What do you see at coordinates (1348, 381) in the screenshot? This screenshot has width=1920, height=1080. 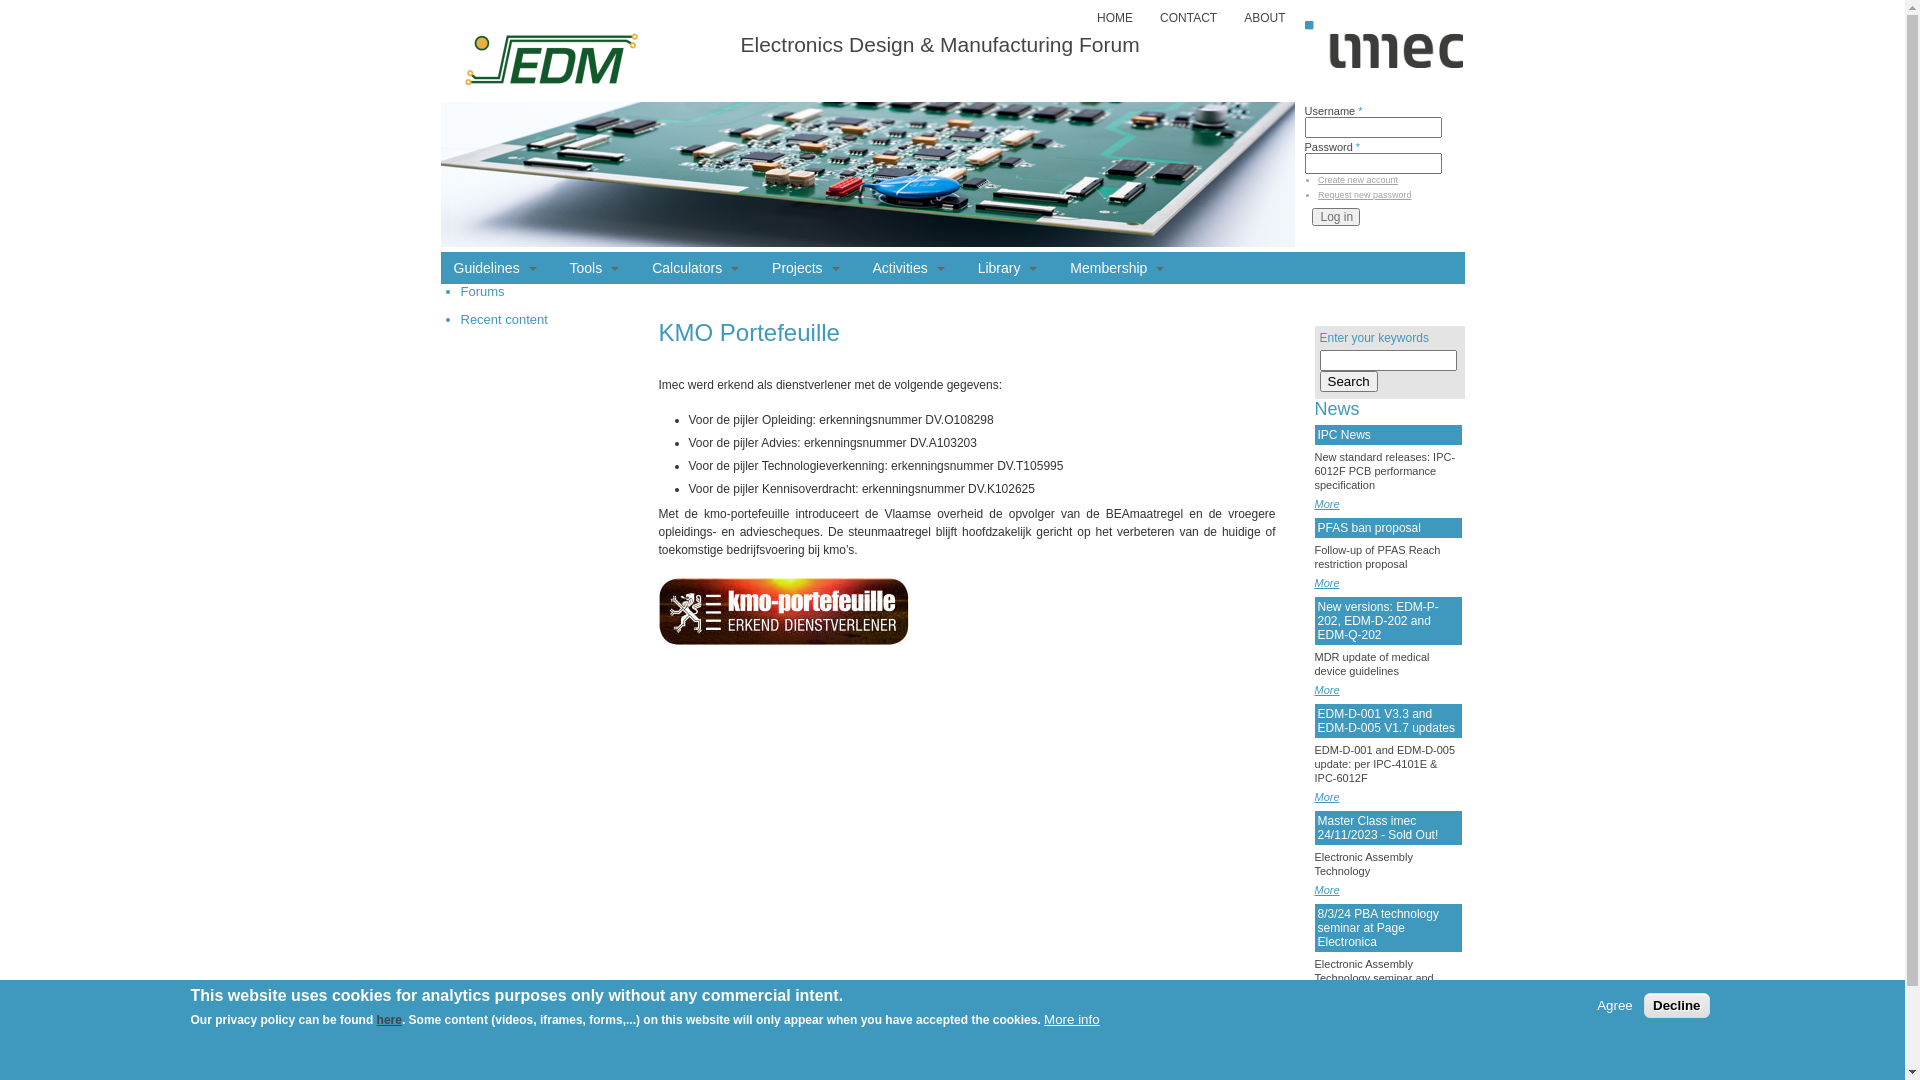 I see `'Search'` at bounding box center [1348, 381].